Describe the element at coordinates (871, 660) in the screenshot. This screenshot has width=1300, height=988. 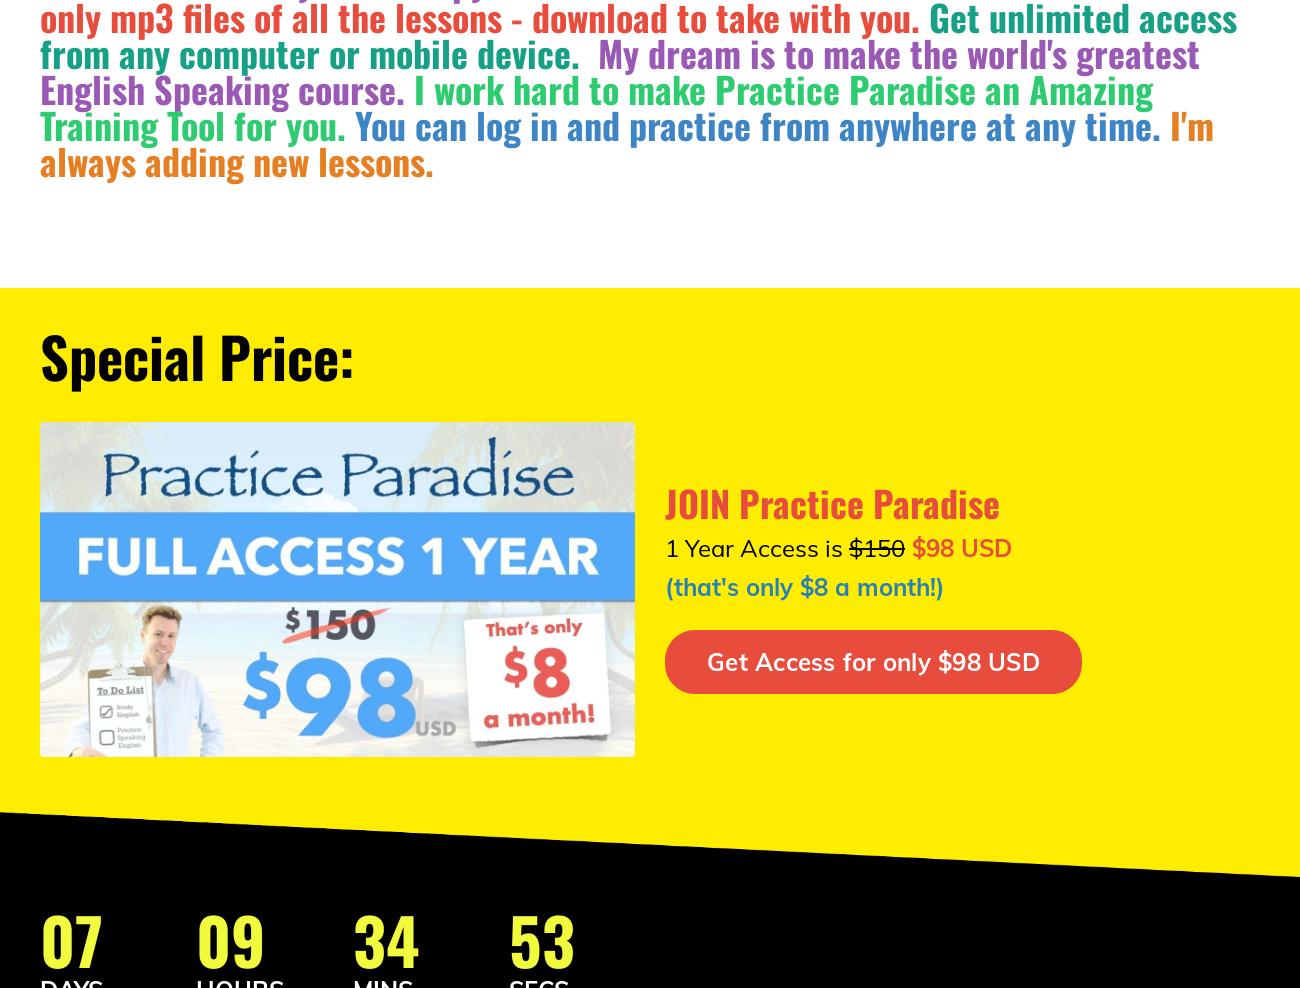
I see `'Get Access for only $98 USD'` at that location.